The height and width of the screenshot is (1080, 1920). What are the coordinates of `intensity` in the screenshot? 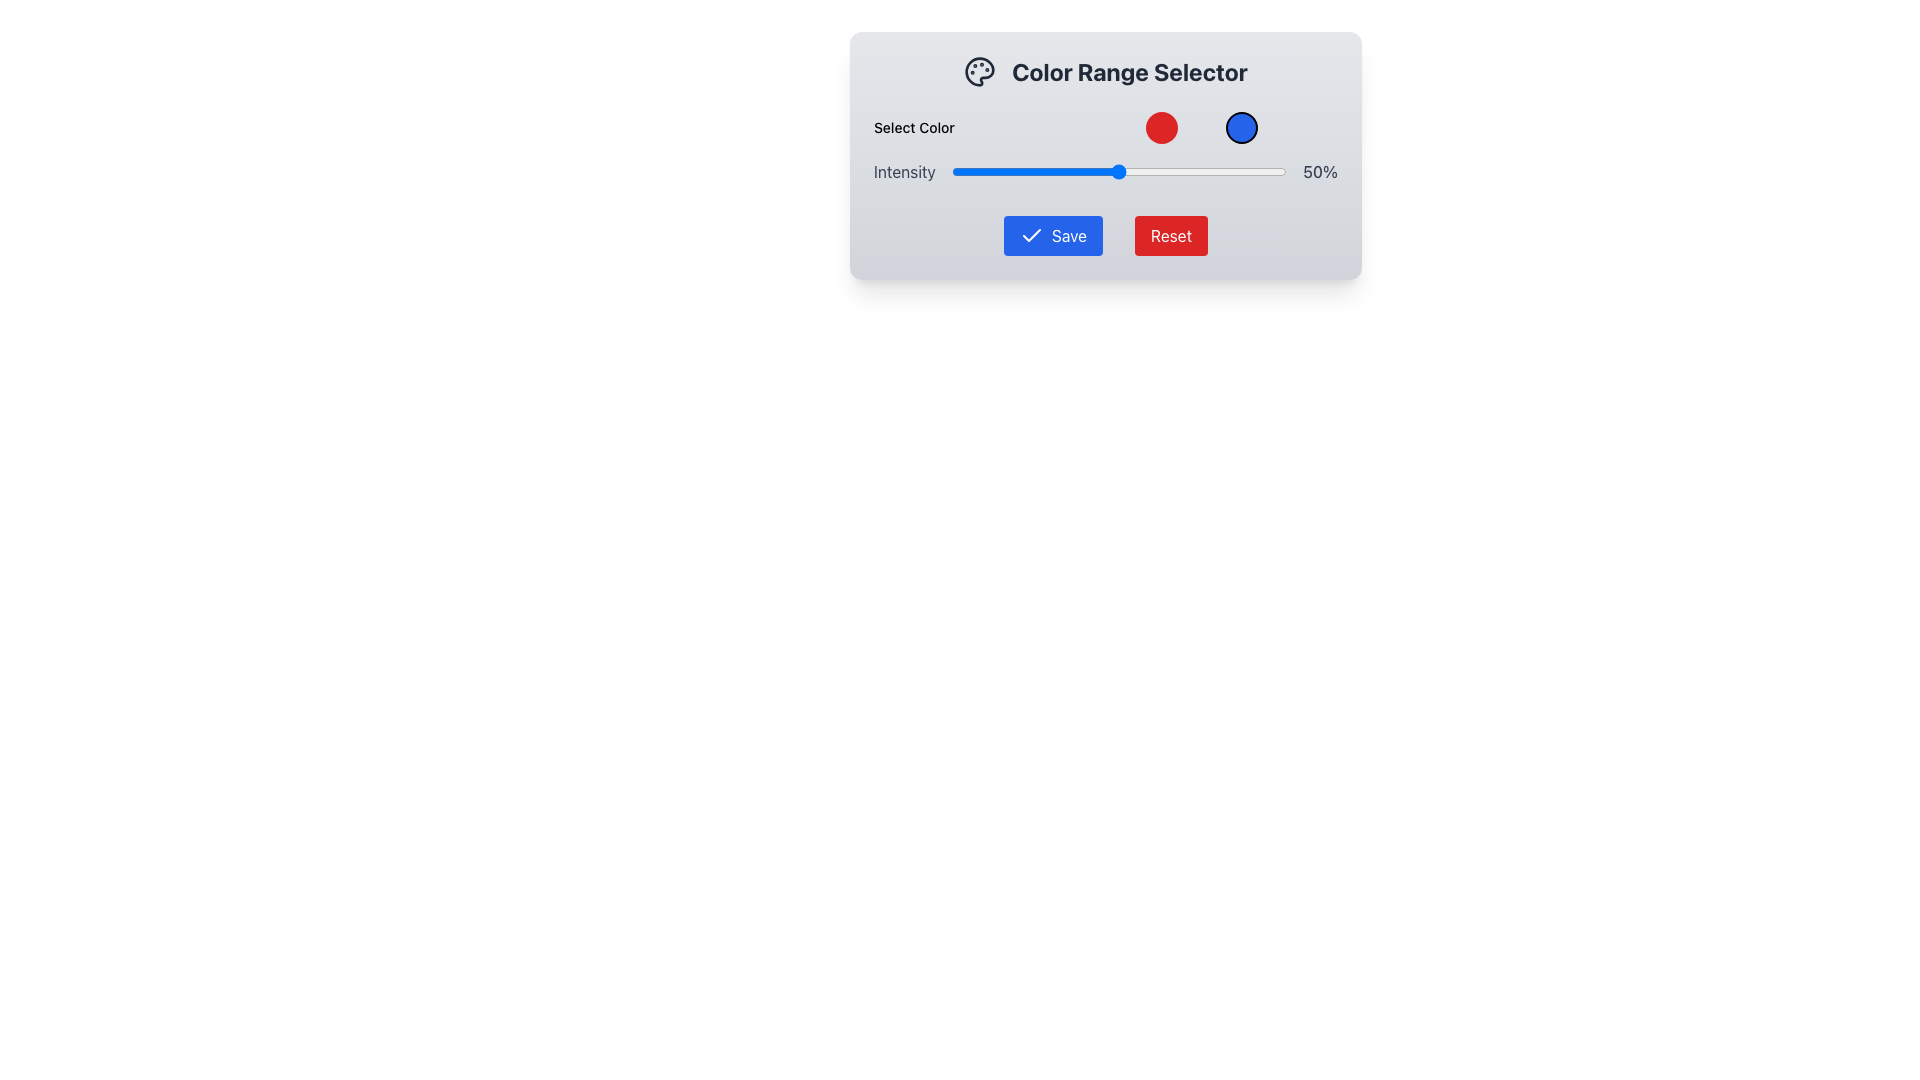 It's located at (1229, 171).